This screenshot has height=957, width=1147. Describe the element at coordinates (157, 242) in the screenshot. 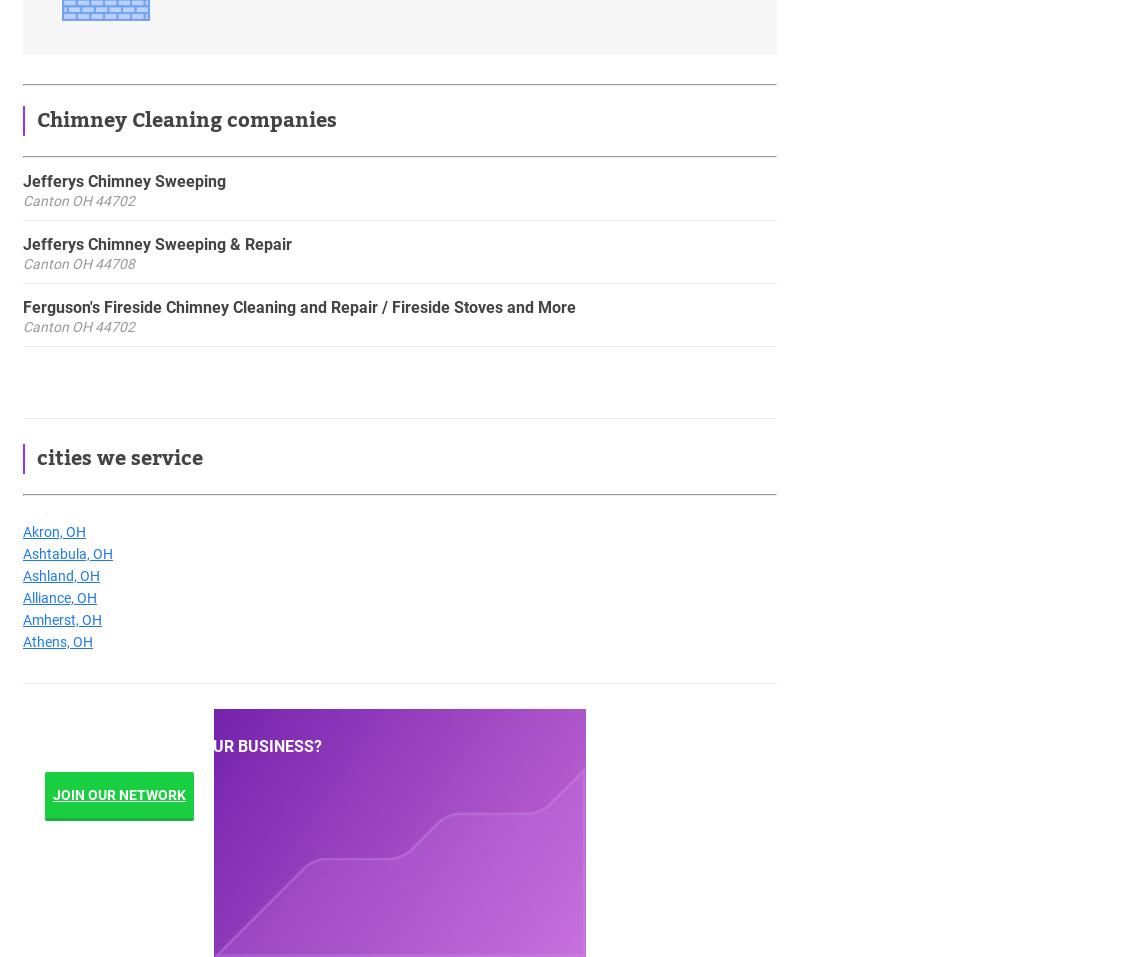

I see `'Jefferys Chimney Sweeping & Repair'` at that location.